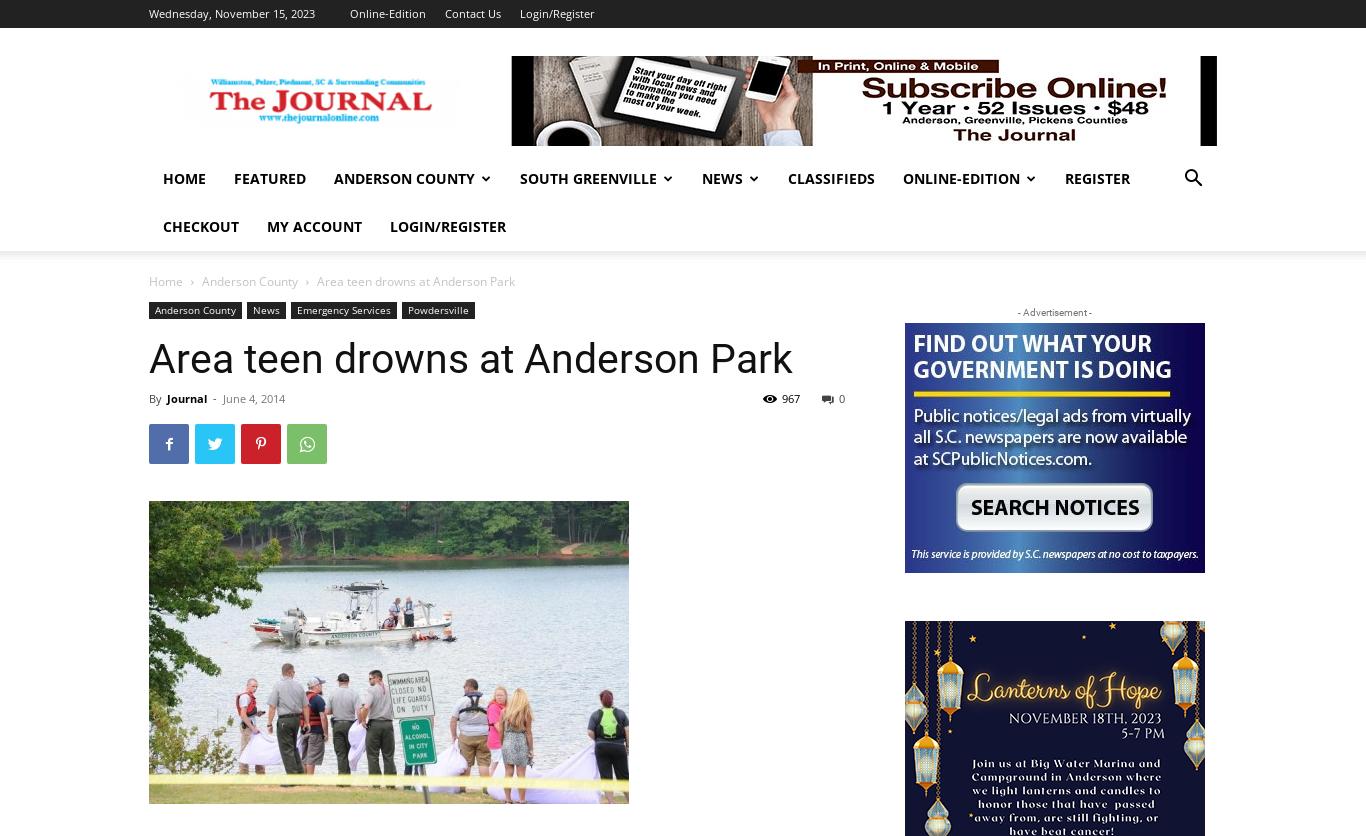 Image resolution: width=1366 pixels, height=836 pixels. What do you see at coordinates (166, 397) in the screenshot?
I see `'Journal'` at bounding box center [166, 397].